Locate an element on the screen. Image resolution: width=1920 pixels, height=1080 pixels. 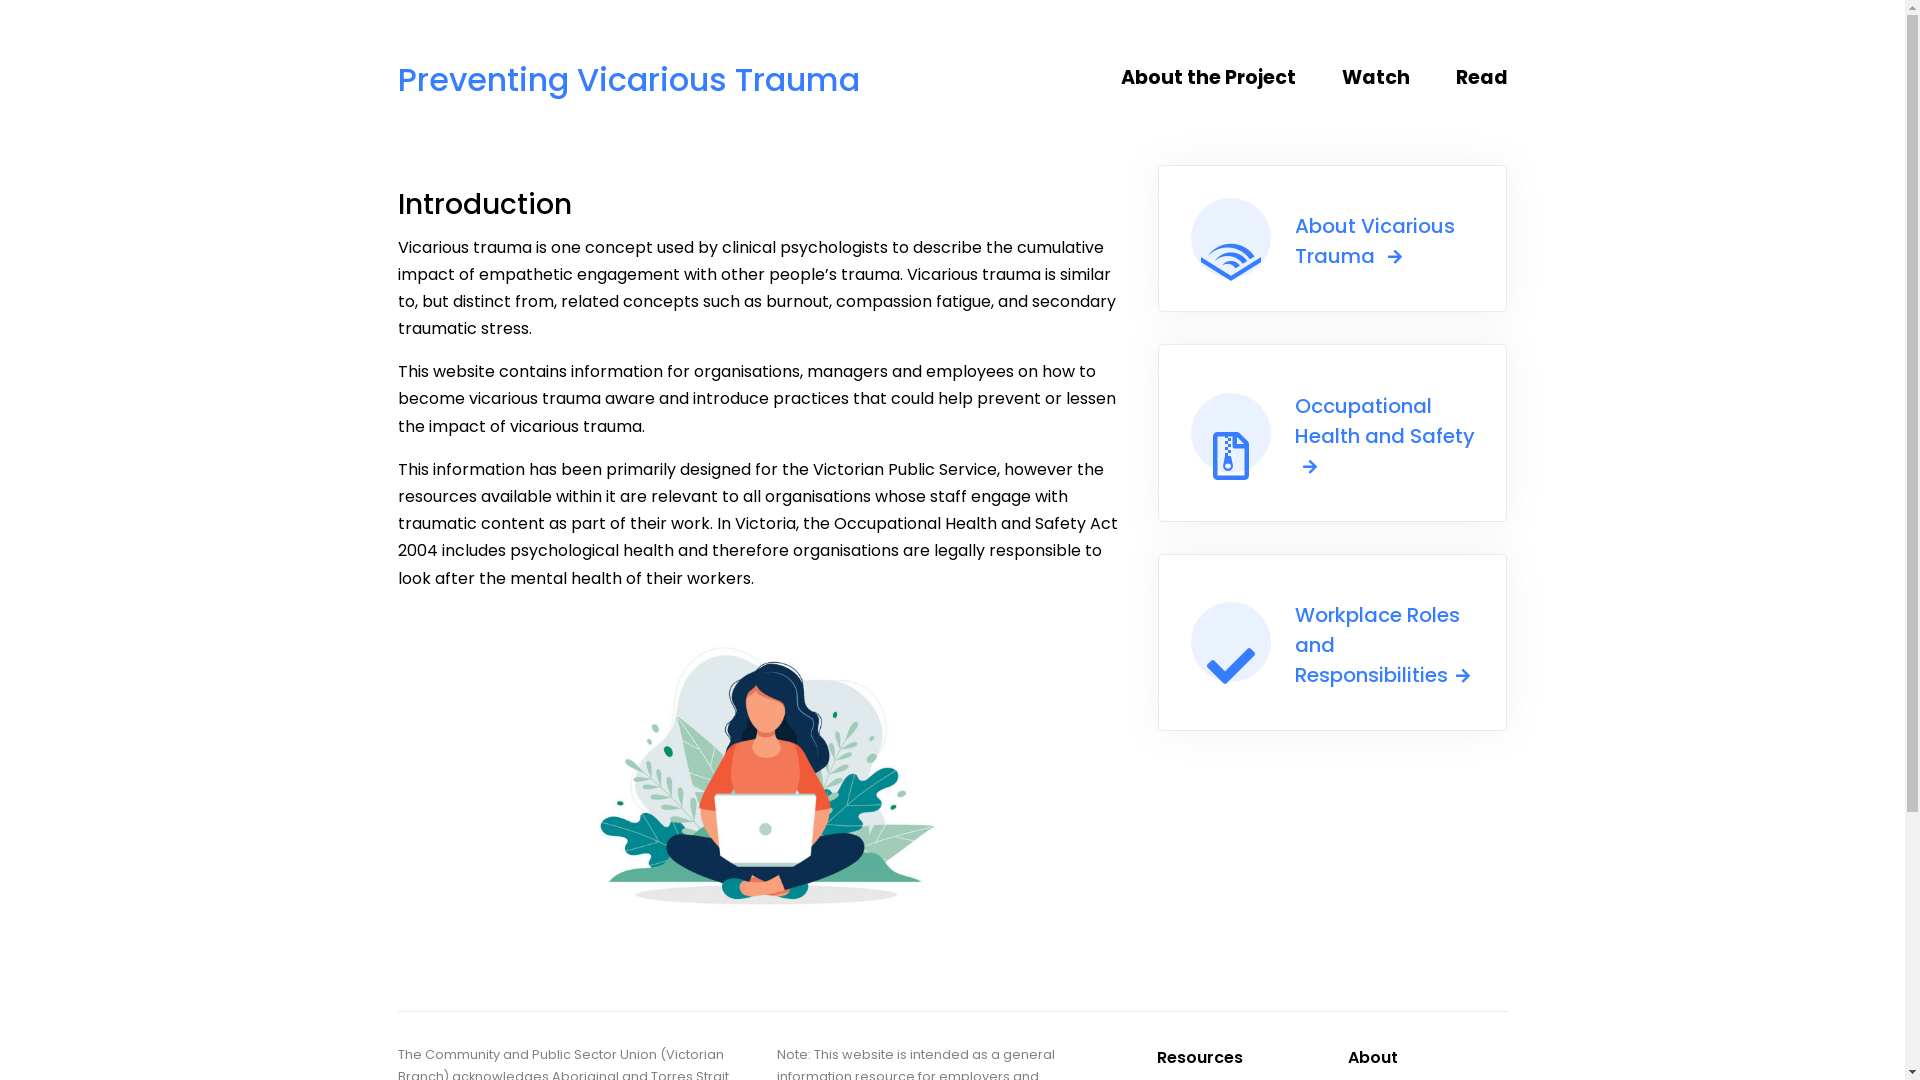
'Workplace Roles and Responsibilities' is located at coordinates (1333, 642).